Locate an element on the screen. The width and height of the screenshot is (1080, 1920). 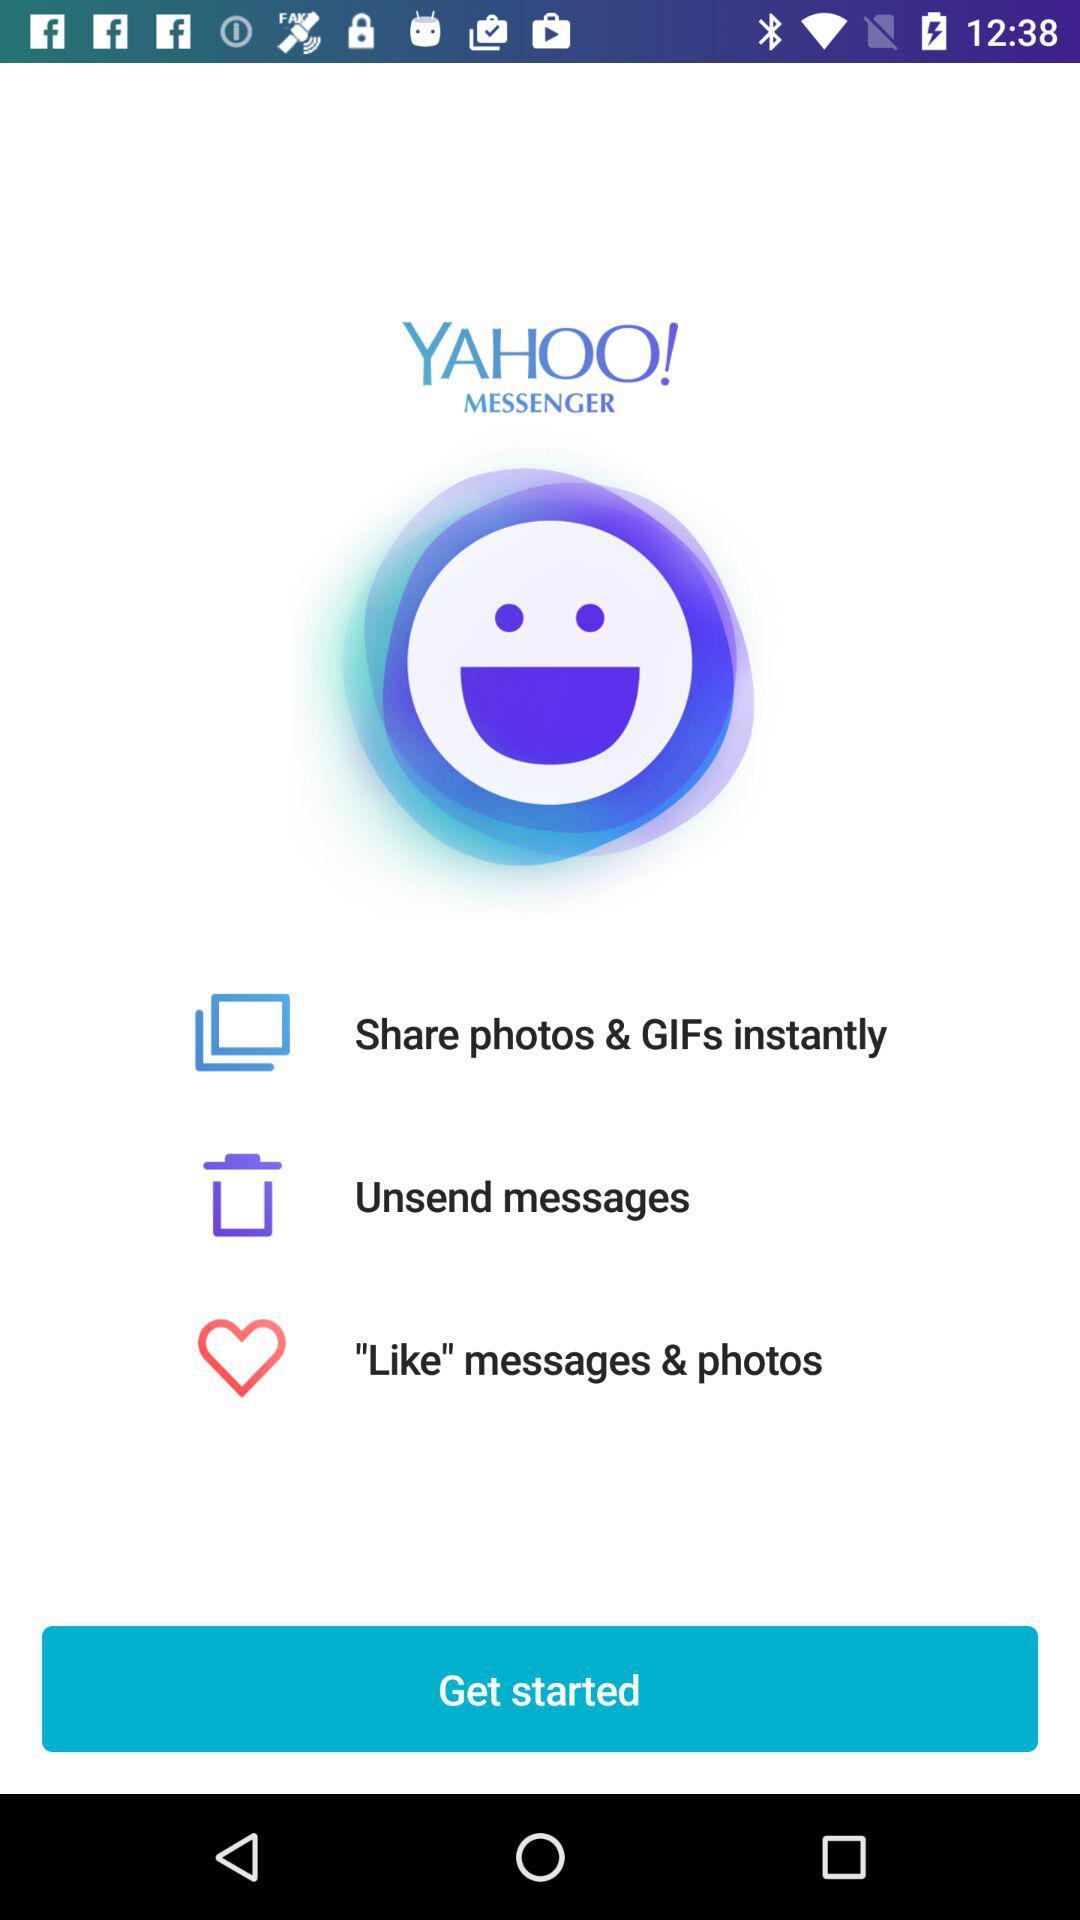
the get started is located at coordinates (540, 1688).